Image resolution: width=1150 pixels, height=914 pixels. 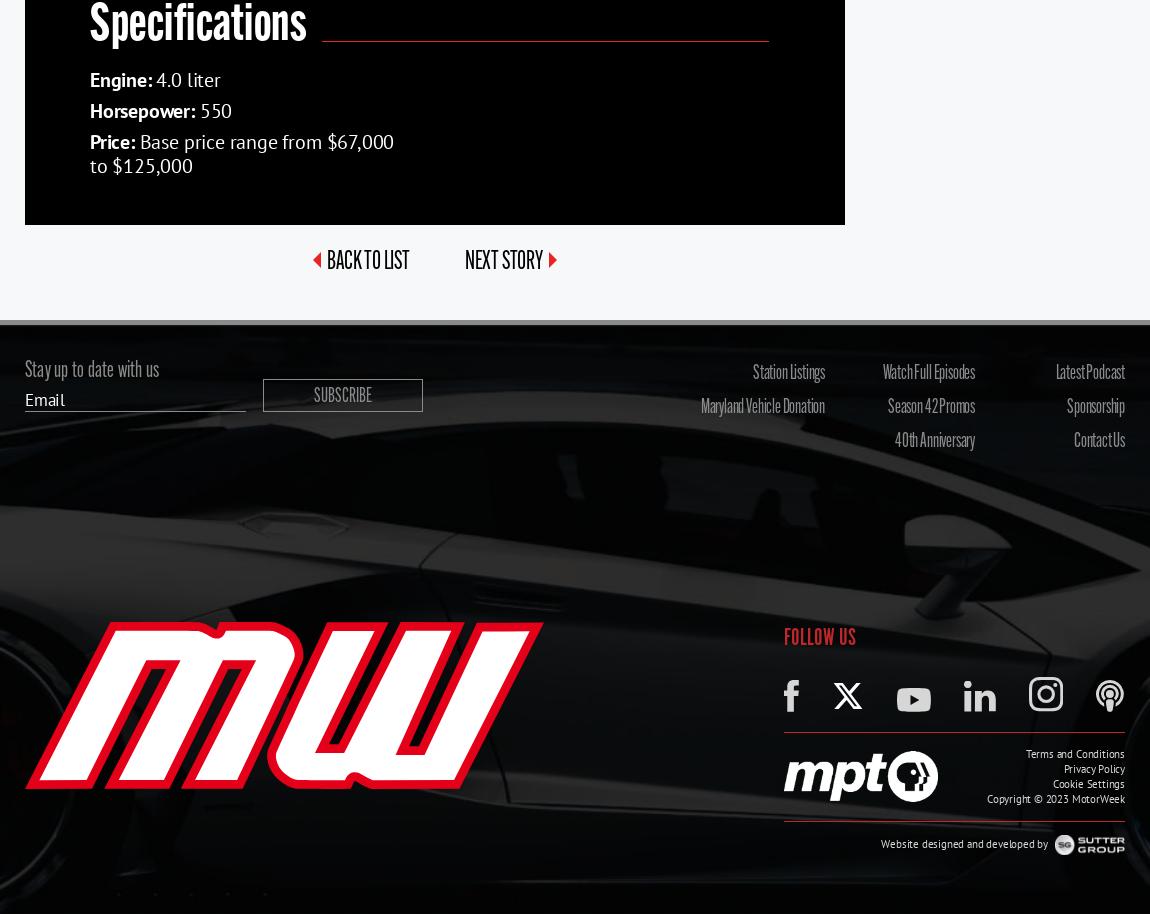 What do you see at coordinates (184, 77) in the screenshot?
I see `'4.0 liter'` at bounding box center [184, 77].